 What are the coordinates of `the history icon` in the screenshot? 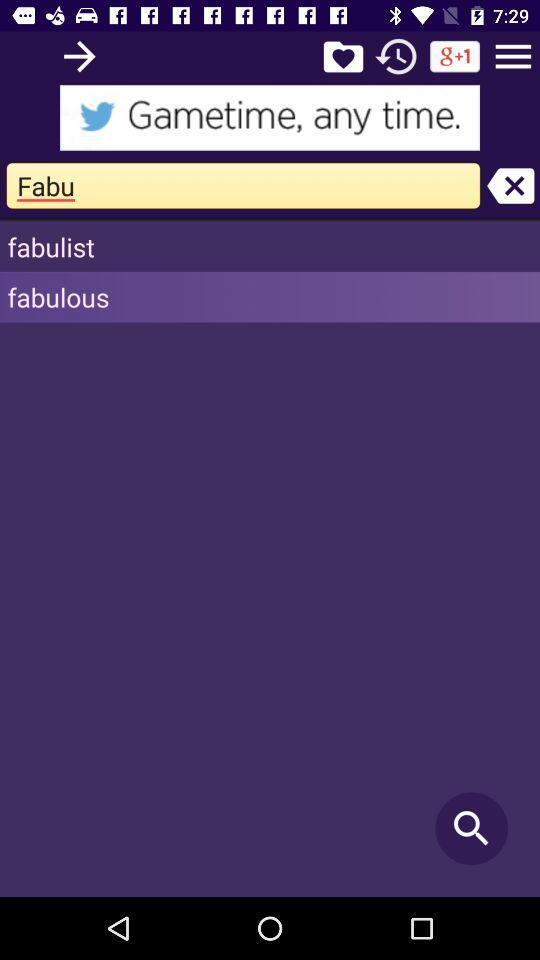 It's located at (396, 55).